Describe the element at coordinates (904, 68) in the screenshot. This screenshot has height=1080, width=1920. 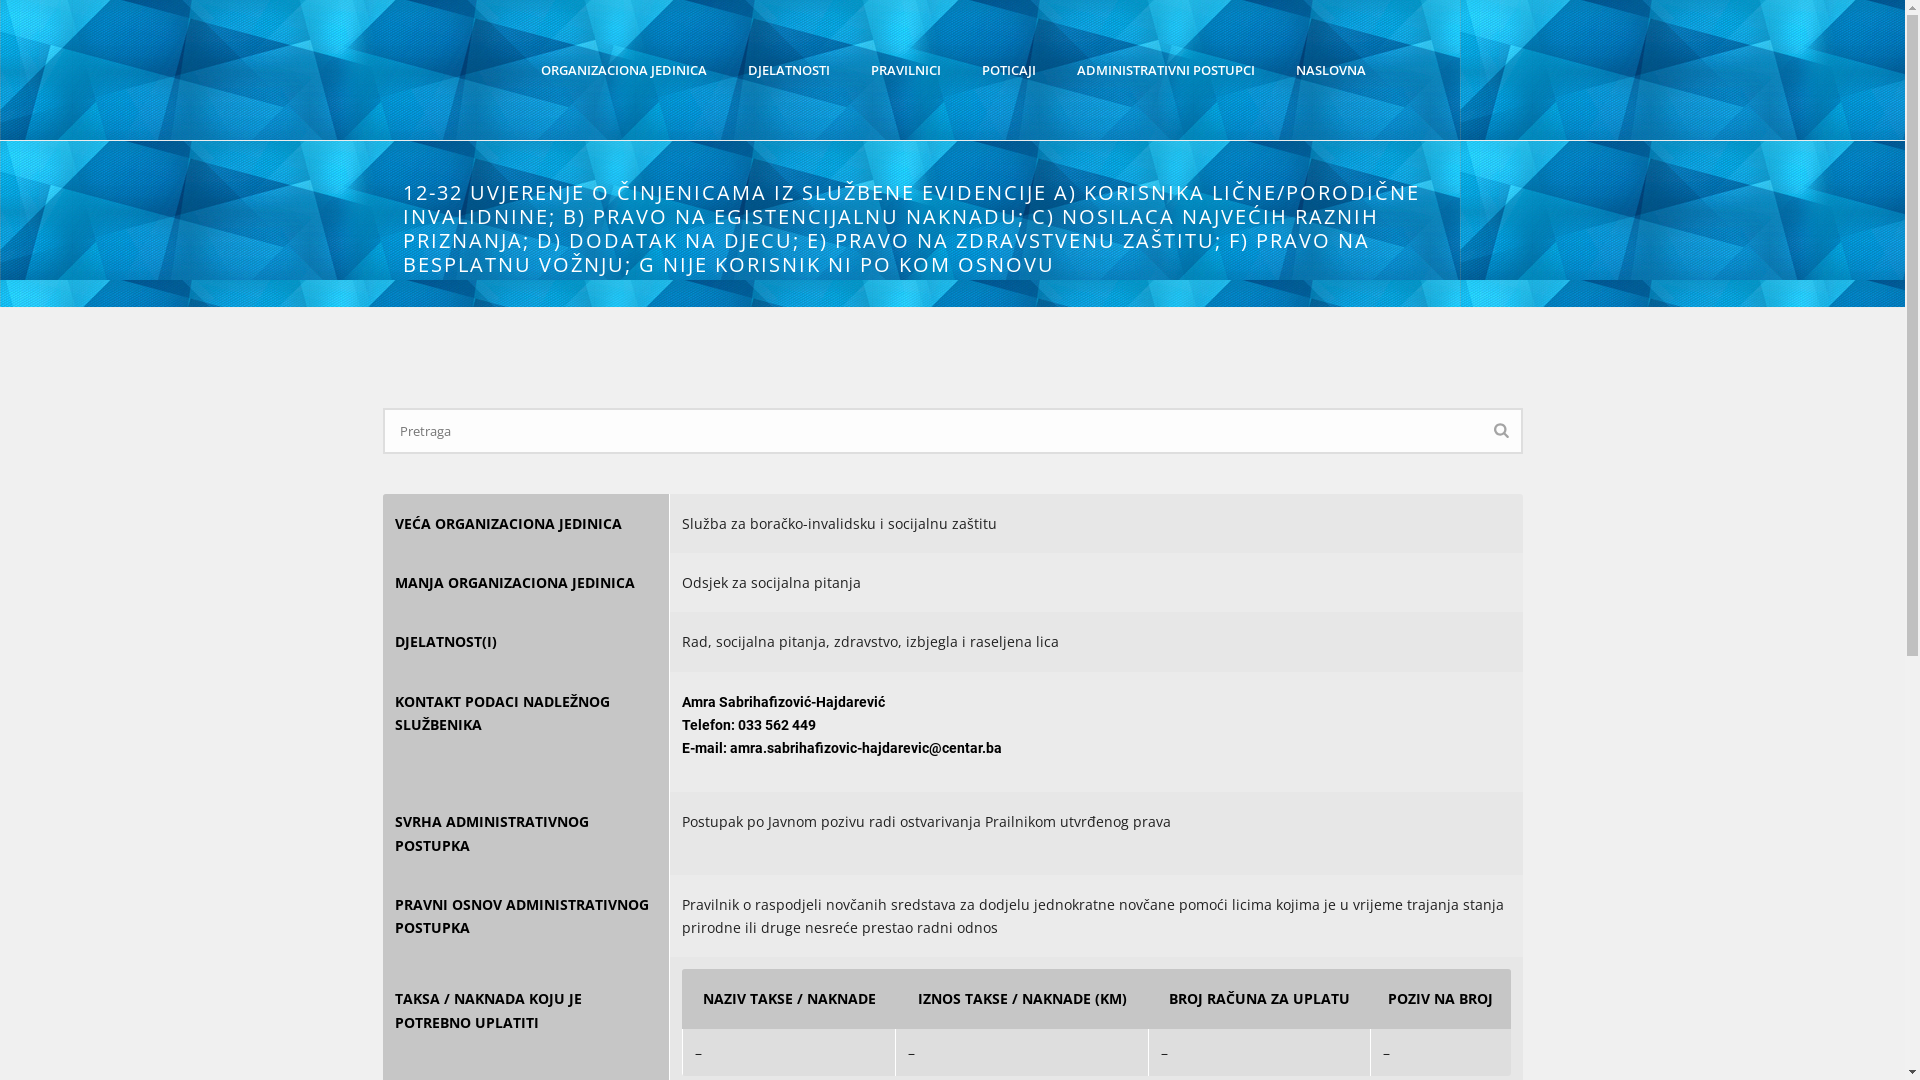
I see `'PRAVILNICI'` at that location.